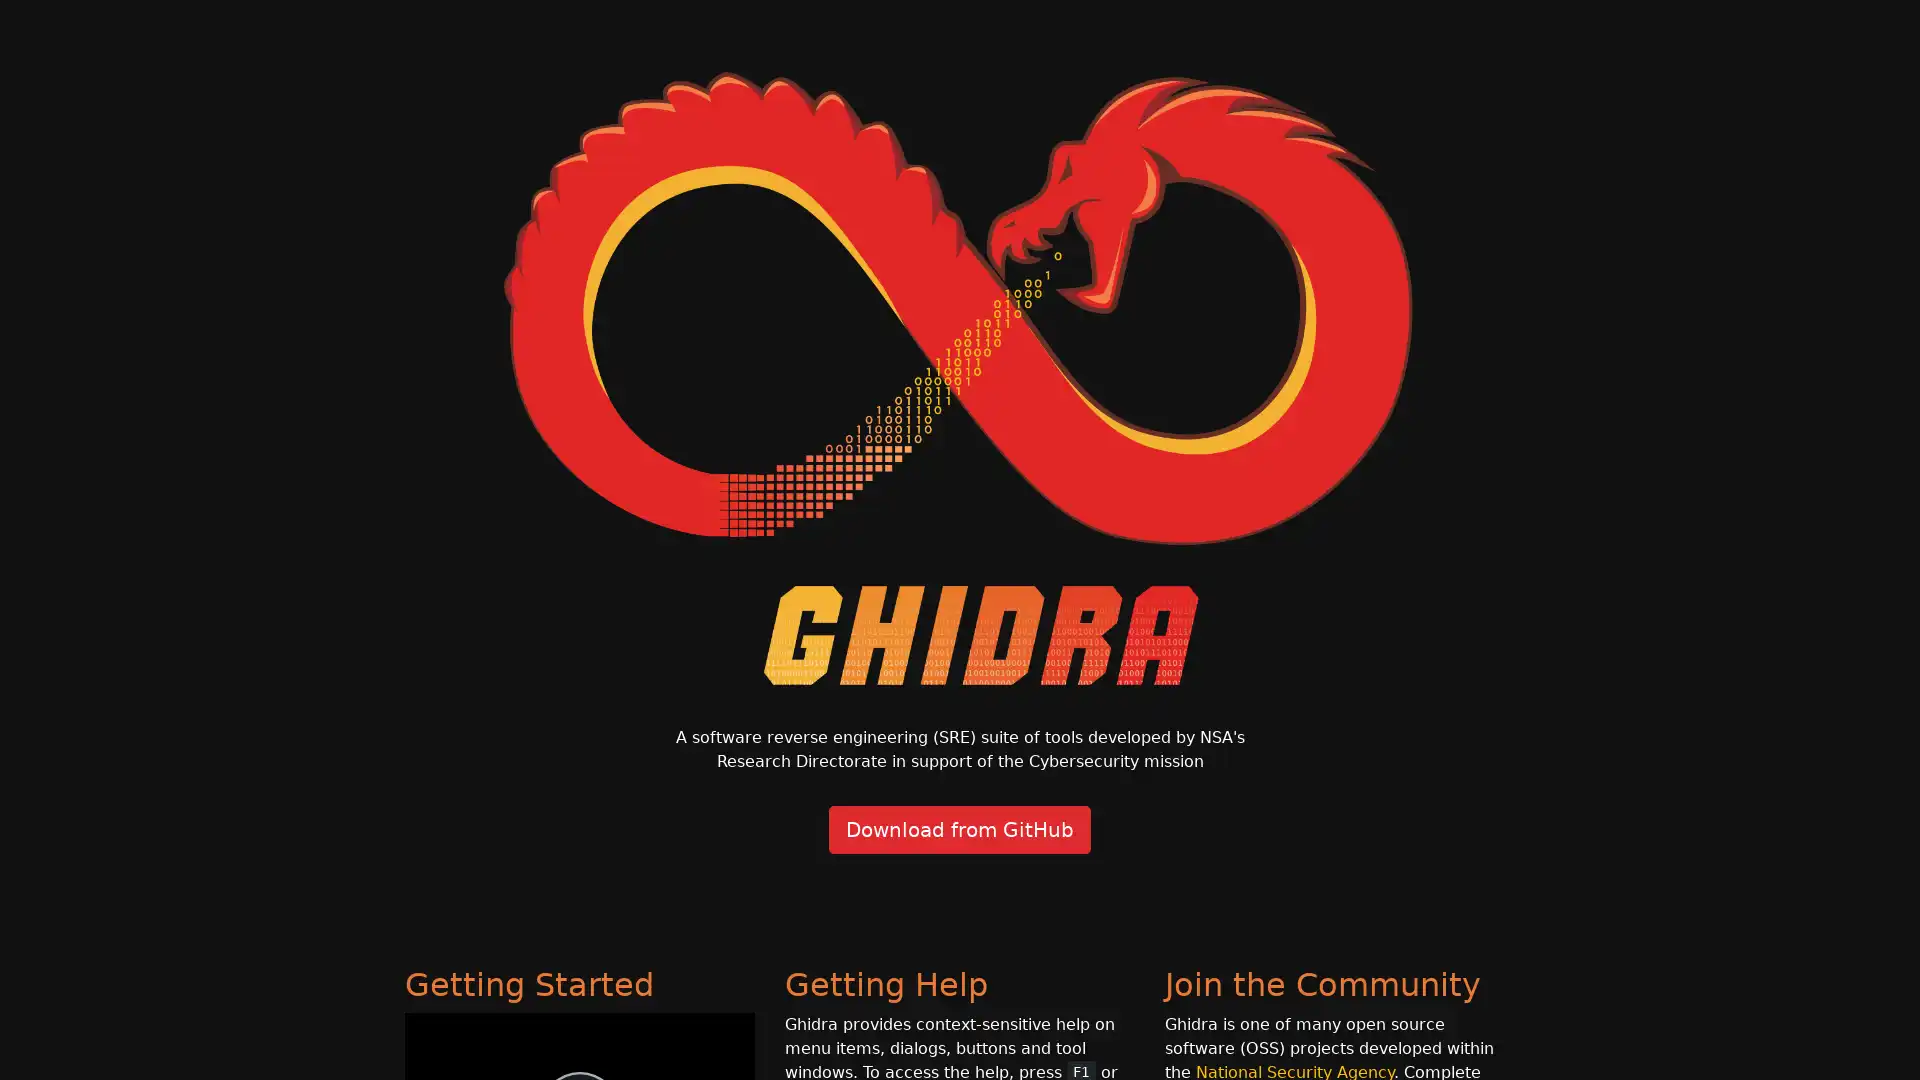 The height and width of the screenshot is (1080, 1920). What do you see at coordinates (960, 829) in the screenshot?
I see `Download from GitHub` at bounding box center [960, 829].